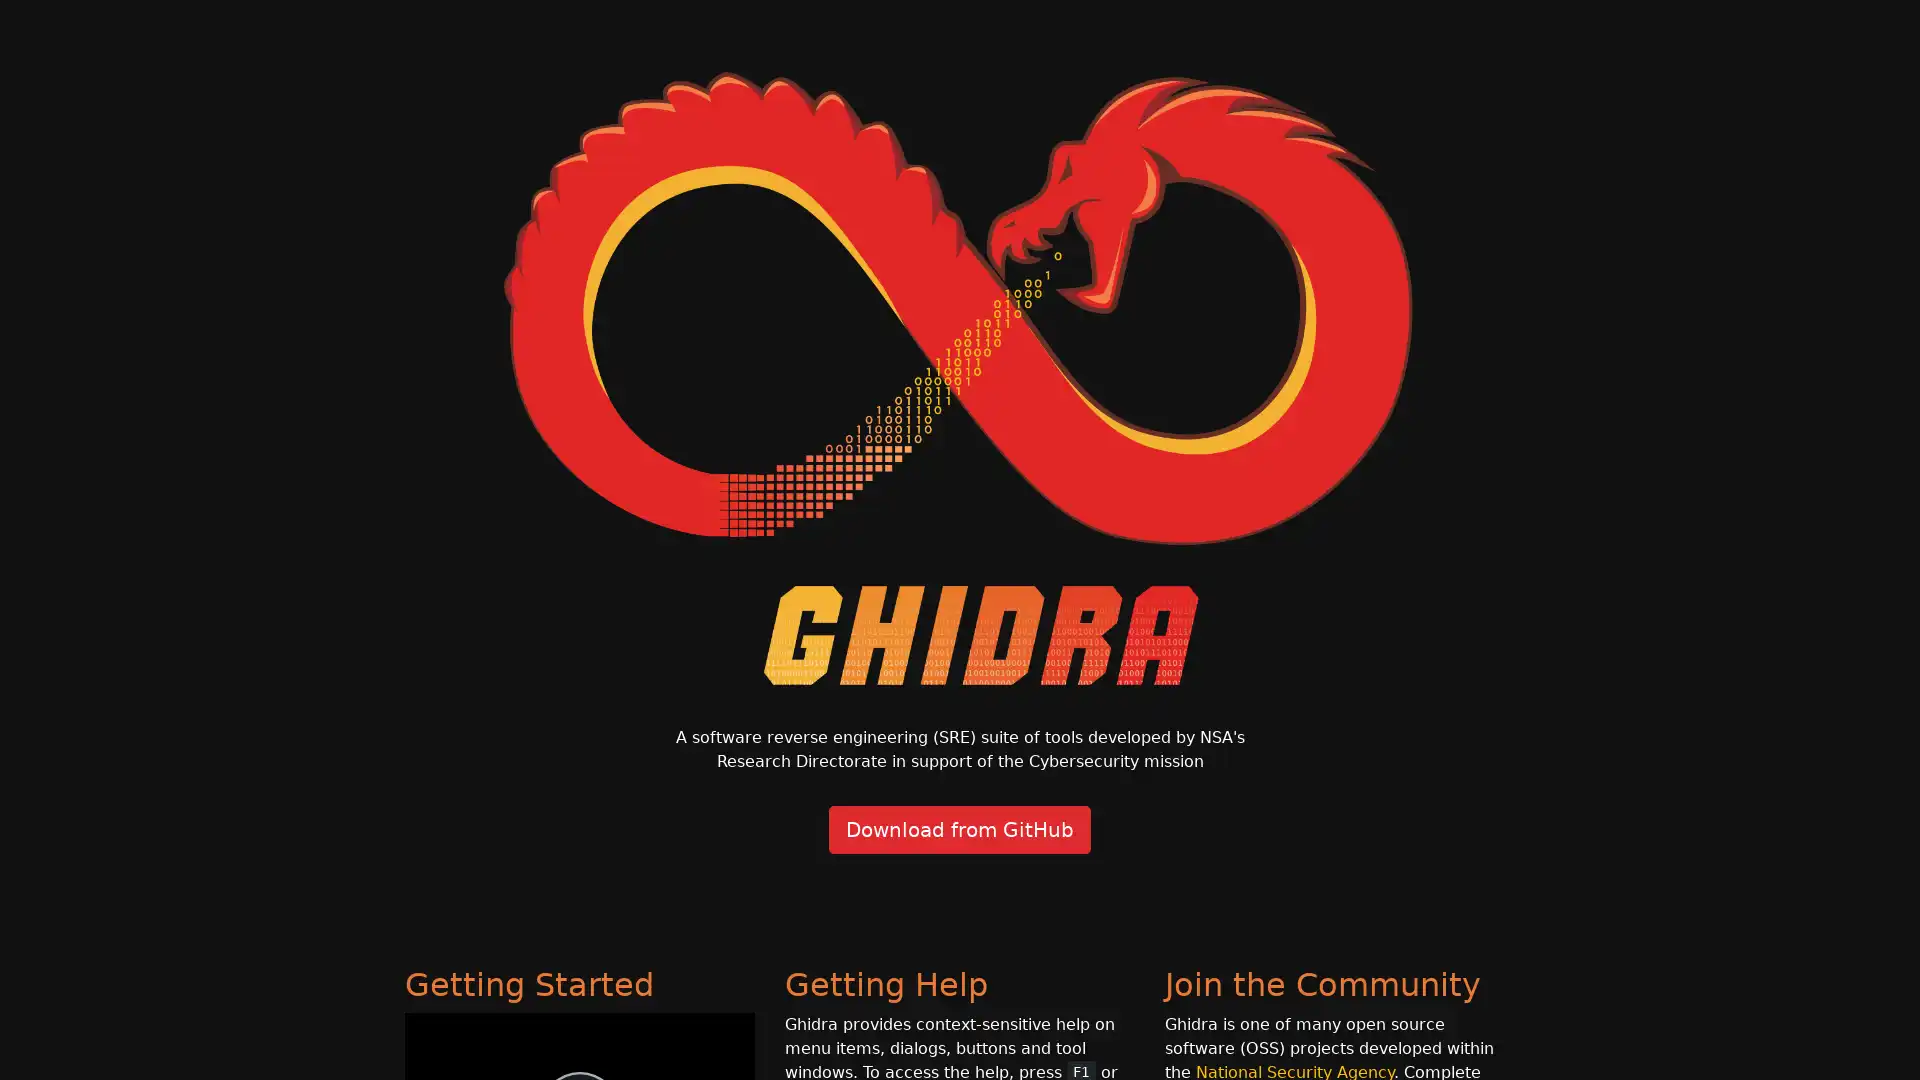 The height and width of the screenshot is (1080, 1920). What do you see at coordinates (960, 829) in the screenshot?
I see `Download from GitHub` at bounding box center [960, 829].